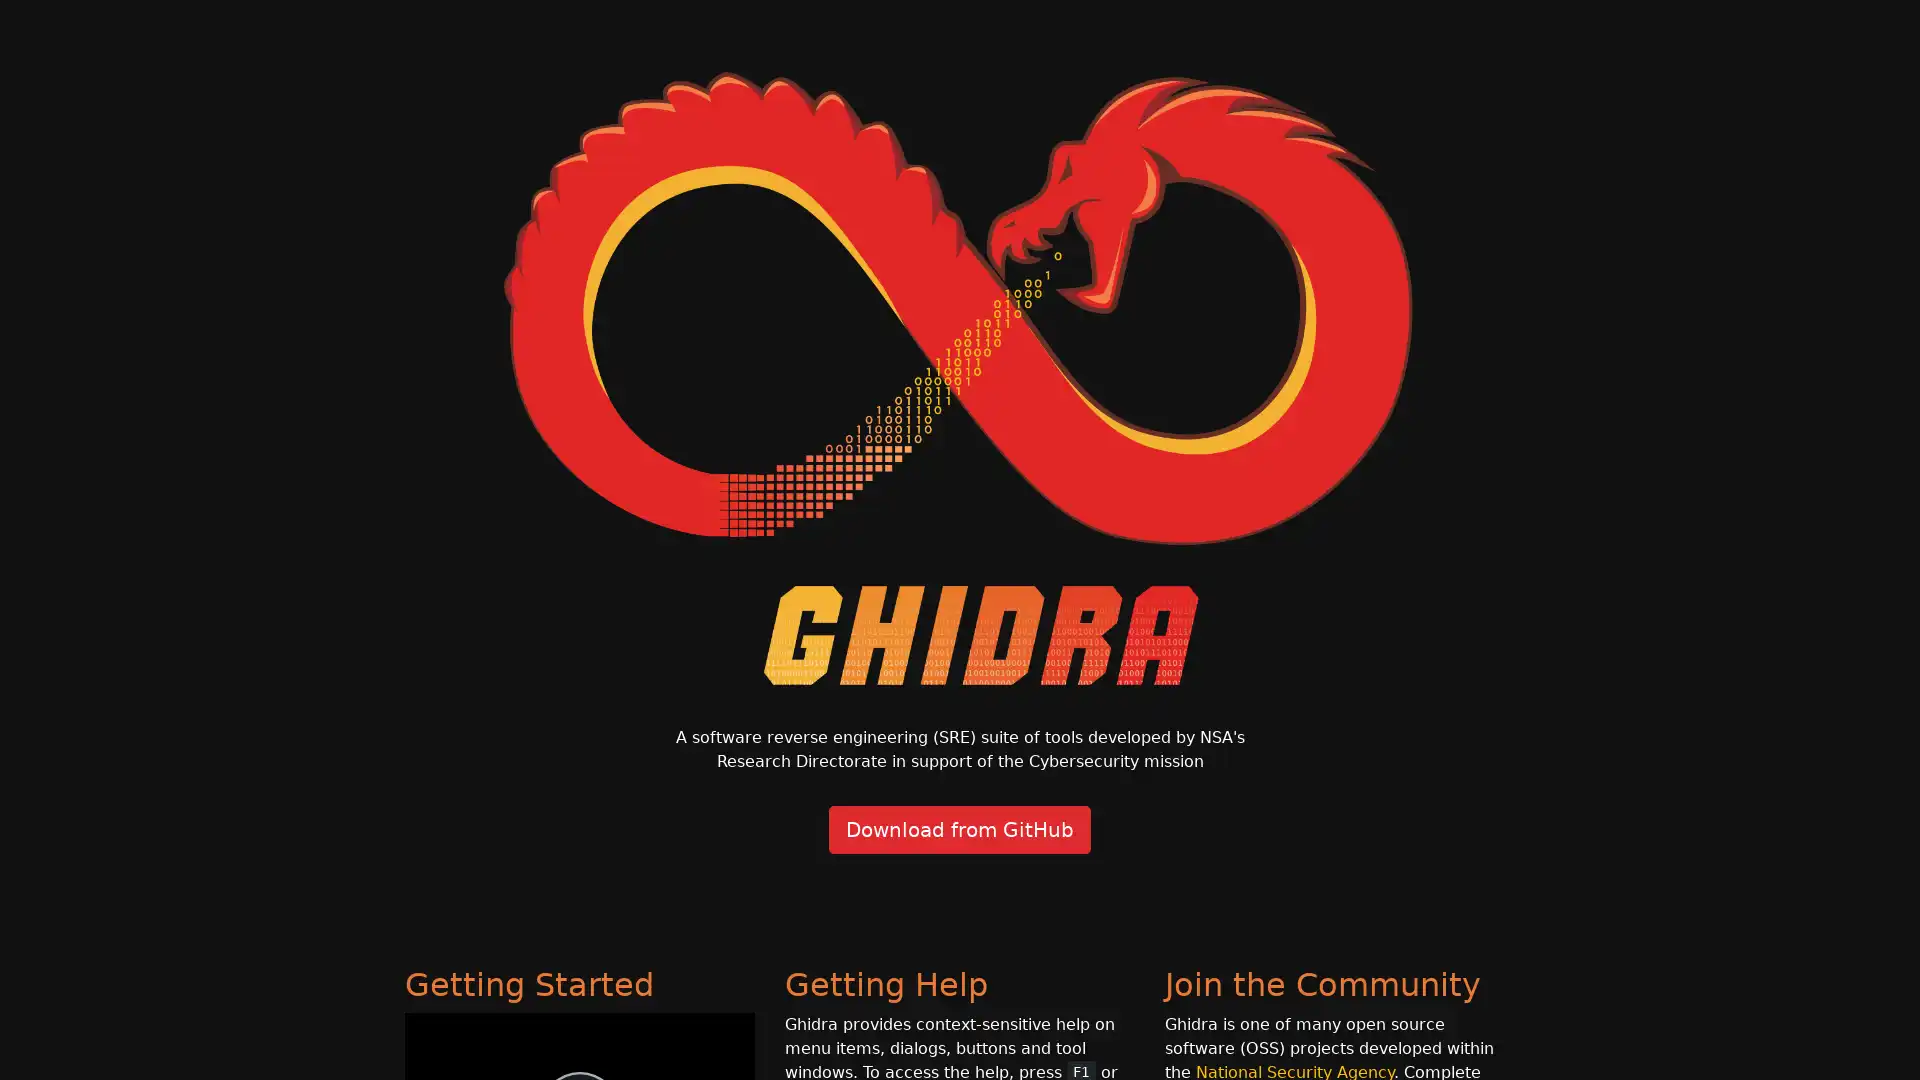 The height and width of the screenshot is (1080, 1920). What do you see at coordinates (960, 829) in the screenshot?
I see `Download from GitHub` at bounding box center [960, 829].